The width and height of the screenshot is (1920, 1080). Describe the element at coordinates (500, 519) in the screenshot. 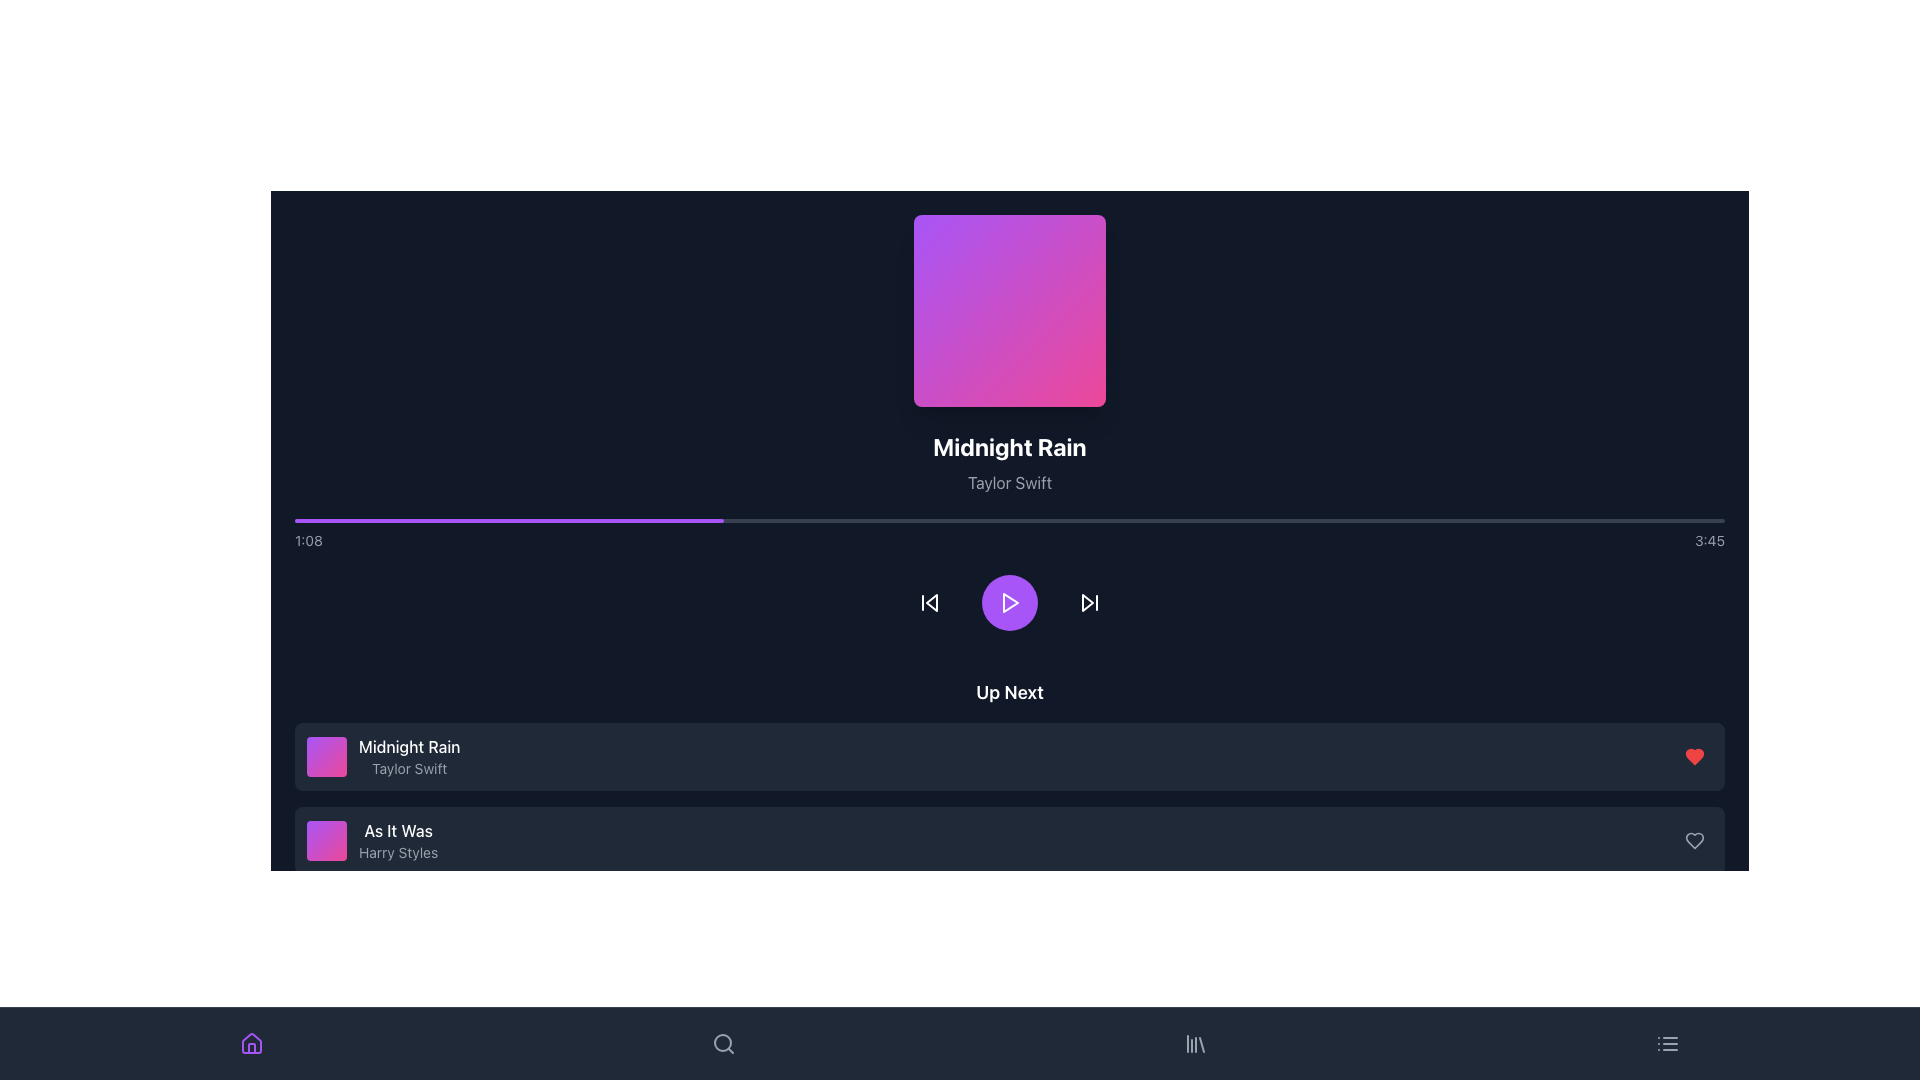

I see `the progress bar` at that location.